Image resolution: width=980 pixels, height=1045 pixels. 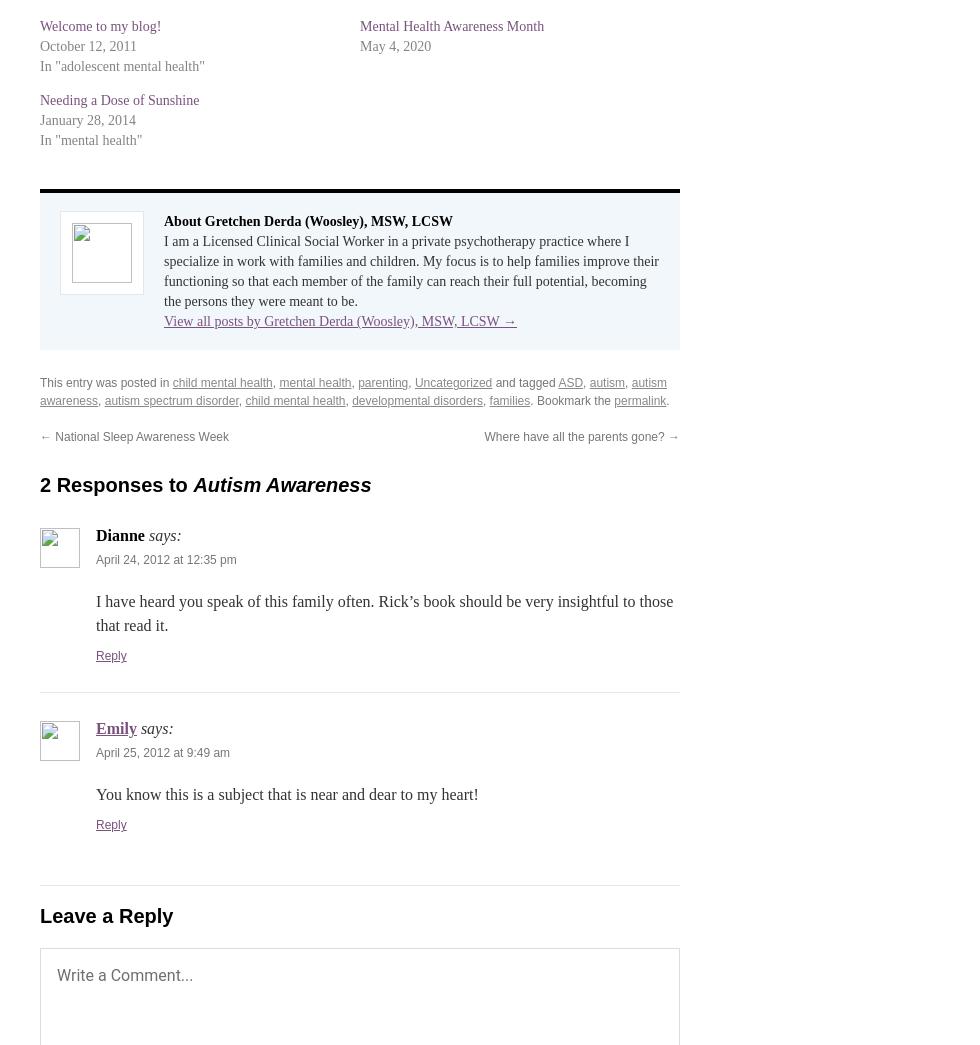 I want to click on 'April 25, 2012 at 9:49 am', so click(x=162, y=752).